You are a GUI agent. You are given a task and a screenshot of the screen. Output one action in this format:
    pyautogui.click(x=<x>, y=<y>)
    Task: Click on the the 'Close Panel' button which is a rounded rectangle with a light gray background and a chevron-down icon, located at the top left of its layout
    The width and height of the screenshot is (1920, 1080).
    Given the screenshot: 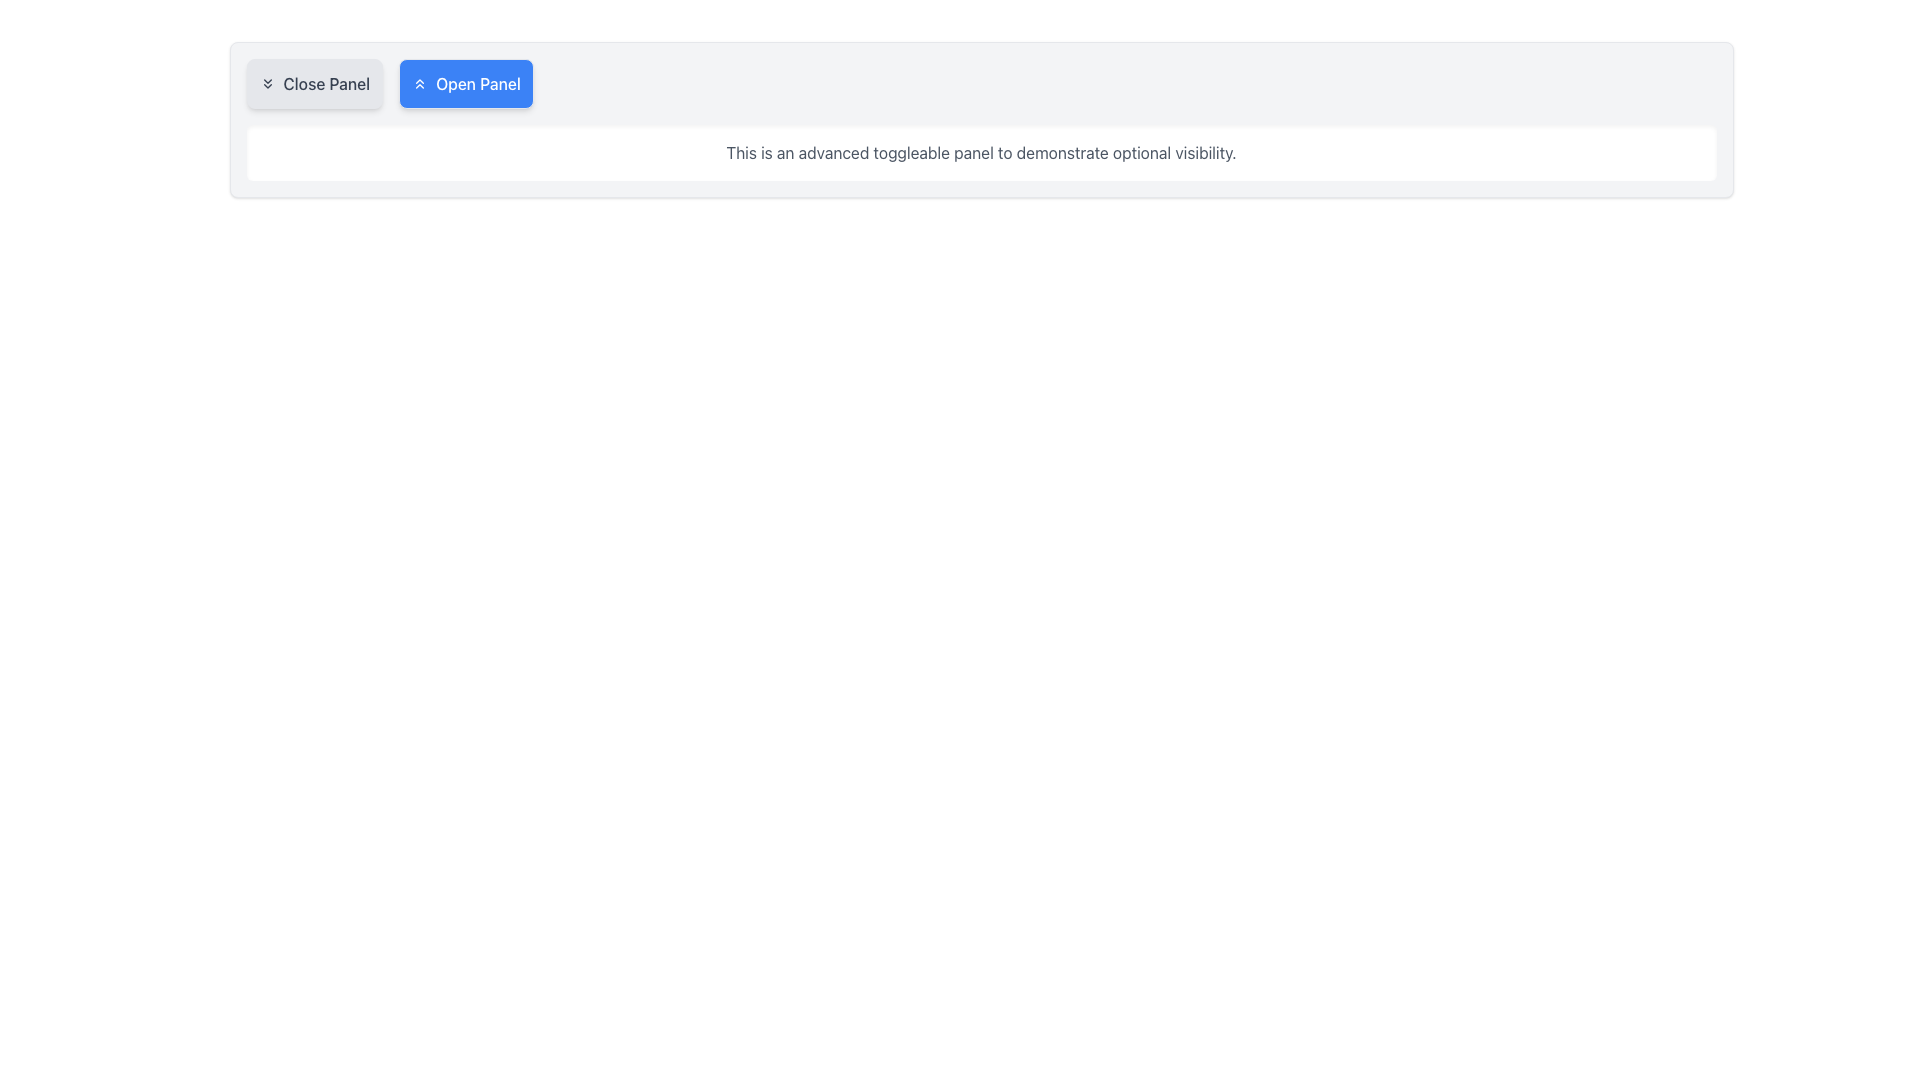 What is the action you would take?
    pyautogui.click(x=313, y=83)
    